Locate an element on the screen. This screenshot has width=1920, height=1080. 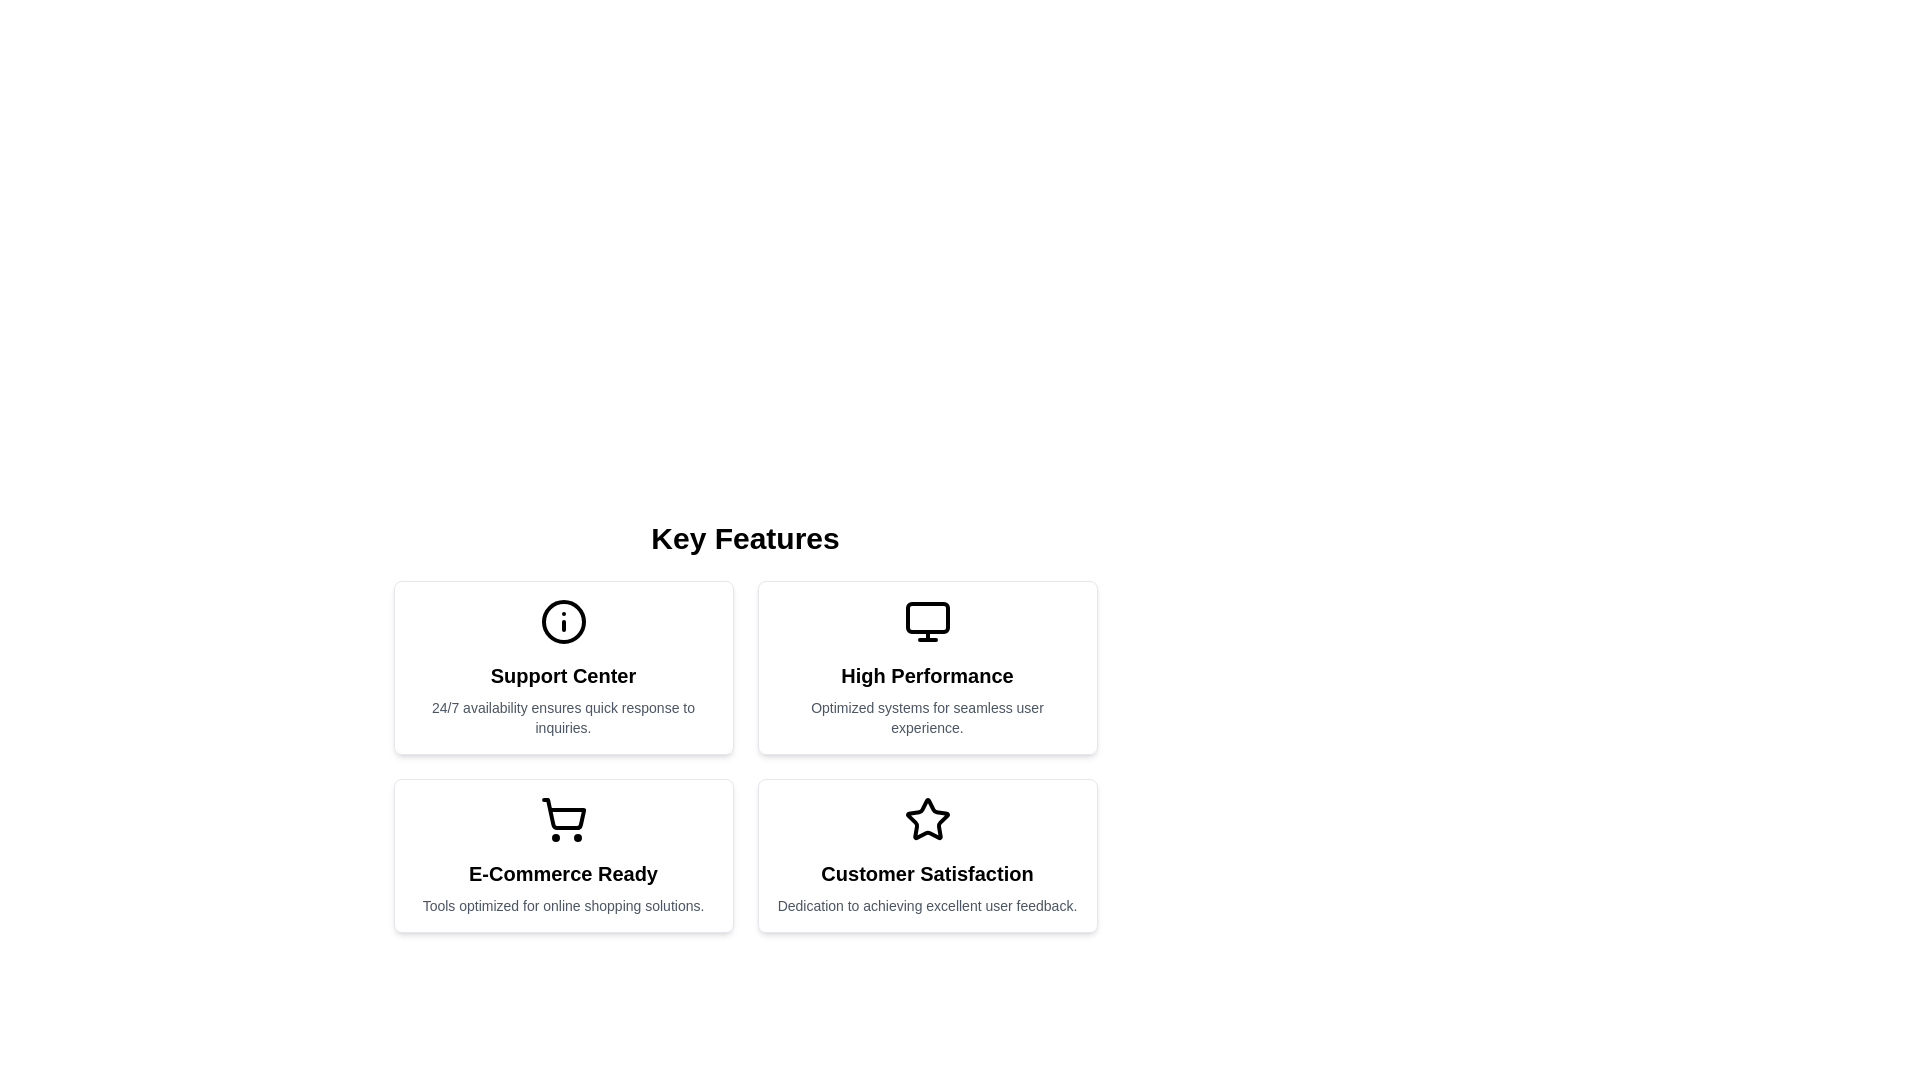
the text located in the bordered and shadowed box under the heading 'High Performance', specifically the last line of text in this box is located at coordinates (926, 716).